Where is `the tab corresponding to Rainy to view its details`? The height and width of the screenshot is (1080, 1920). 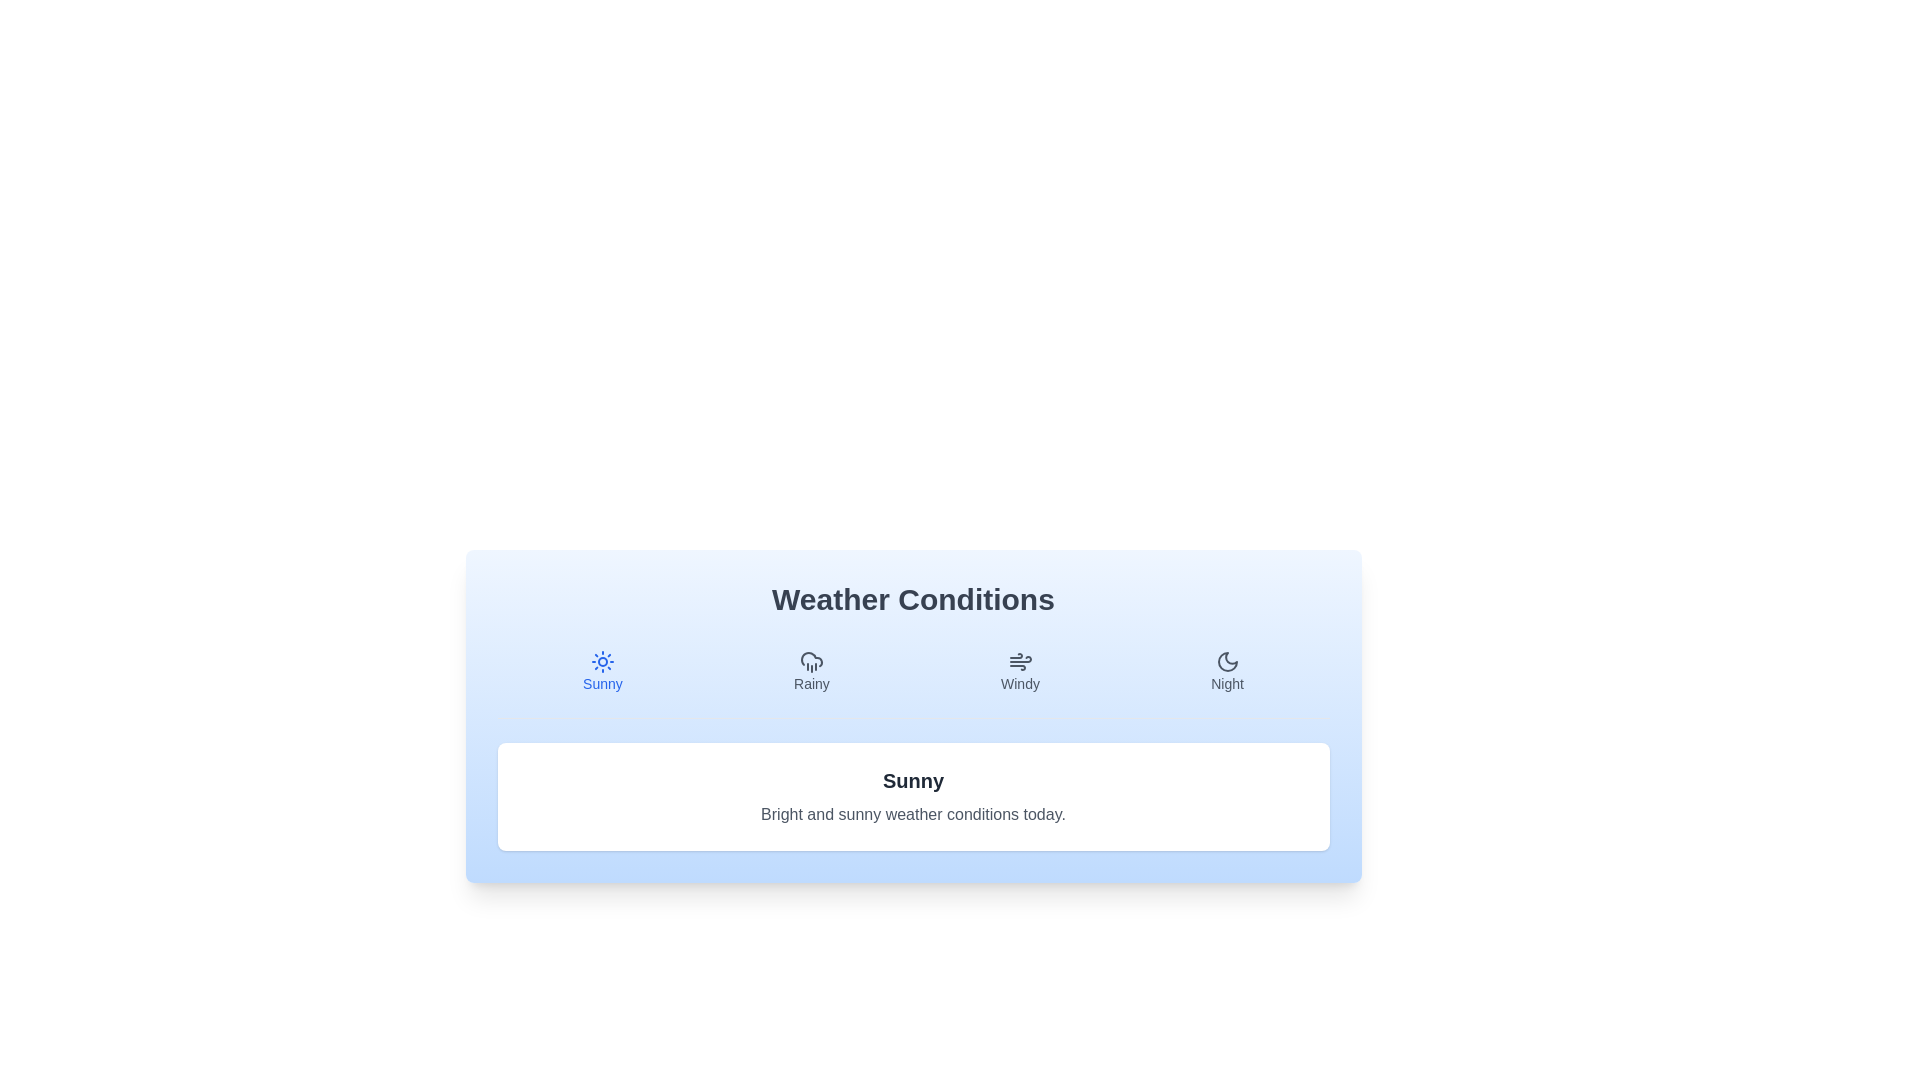
the tab corresponding to Rainy to view its details is located at coordinates (811, 671).